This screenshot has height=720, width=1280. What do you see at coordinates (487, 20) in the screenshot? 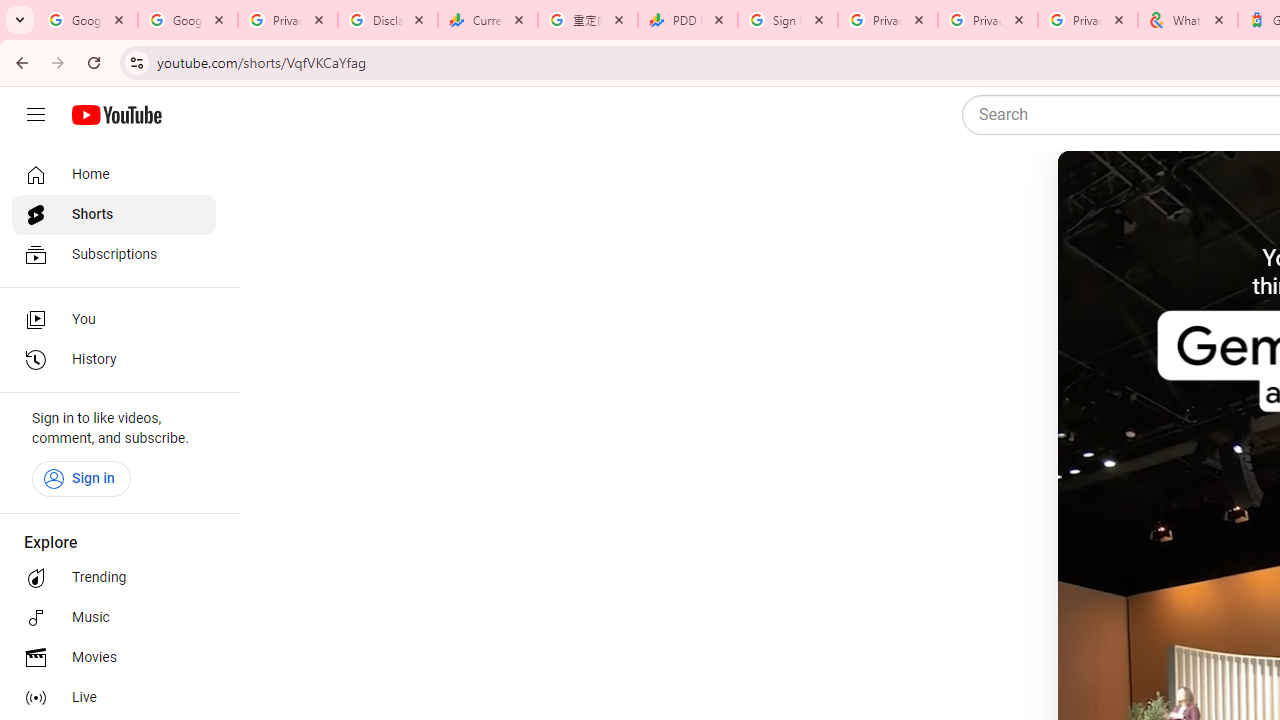
I see `'Currencies - Google Finance'` at bounding box center [487, 20].